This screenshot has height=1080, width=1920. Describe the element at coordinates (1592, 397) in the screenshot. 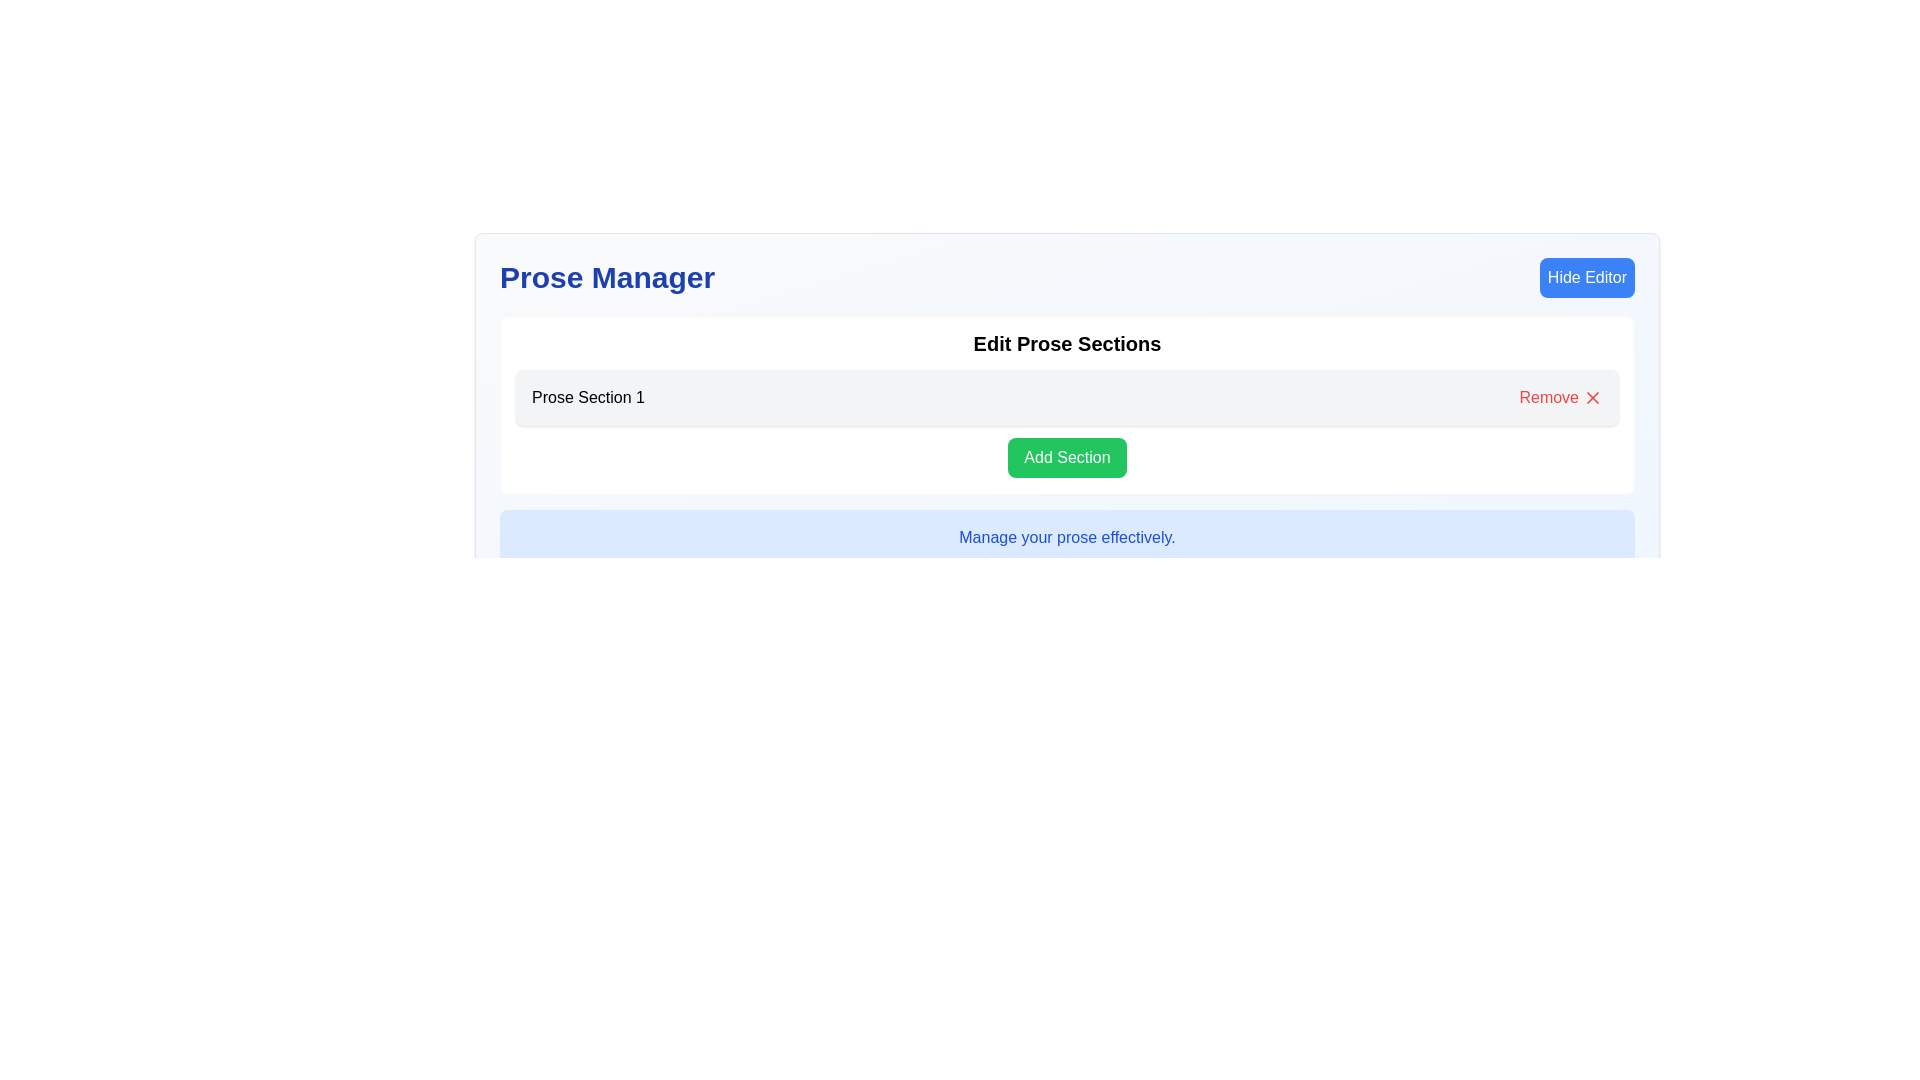

I see `the red 'X' icon located to the right of the 'Remove' text within the 'Remove' button` at that location.